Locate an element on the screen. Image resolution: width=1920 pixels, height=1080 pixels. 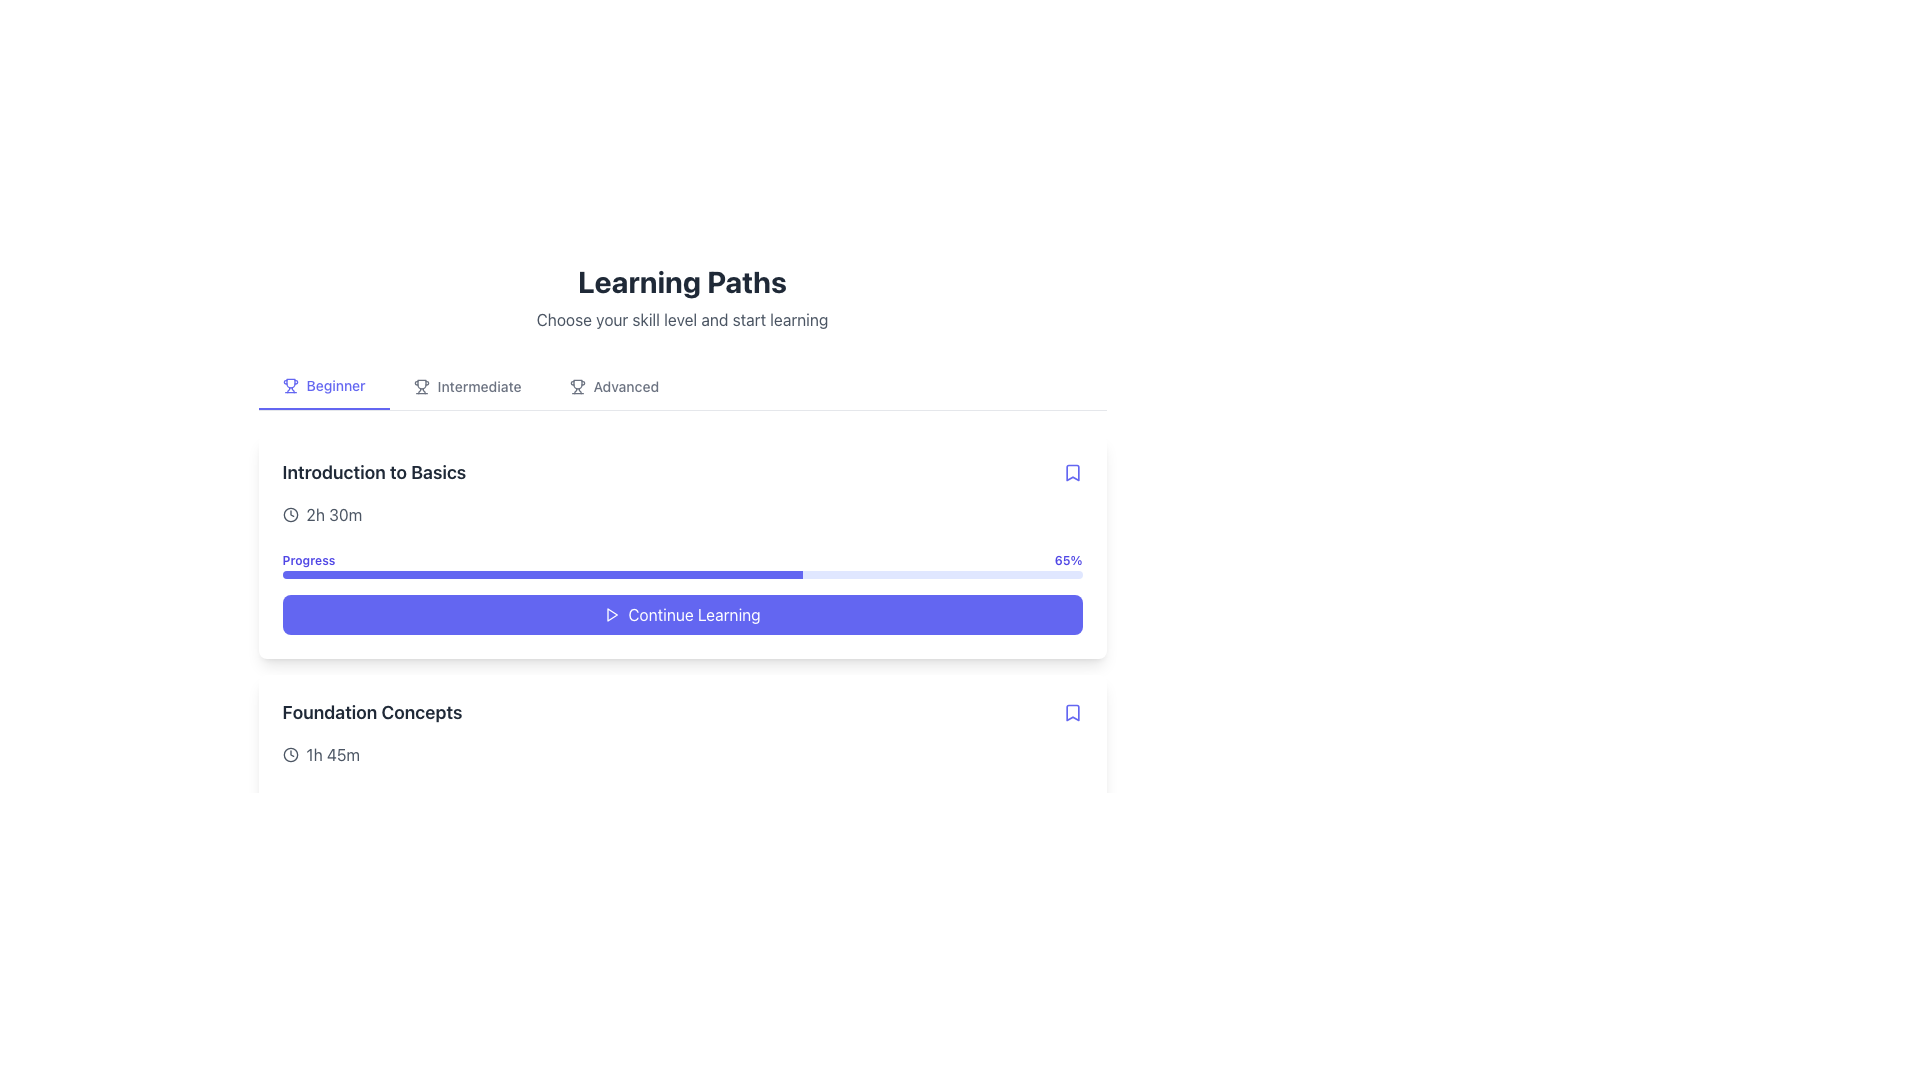
the bookmark icon (SVG) located at the top-right corner of the 'Introduction to Basics' card header is located at coordinates (1071, 473).